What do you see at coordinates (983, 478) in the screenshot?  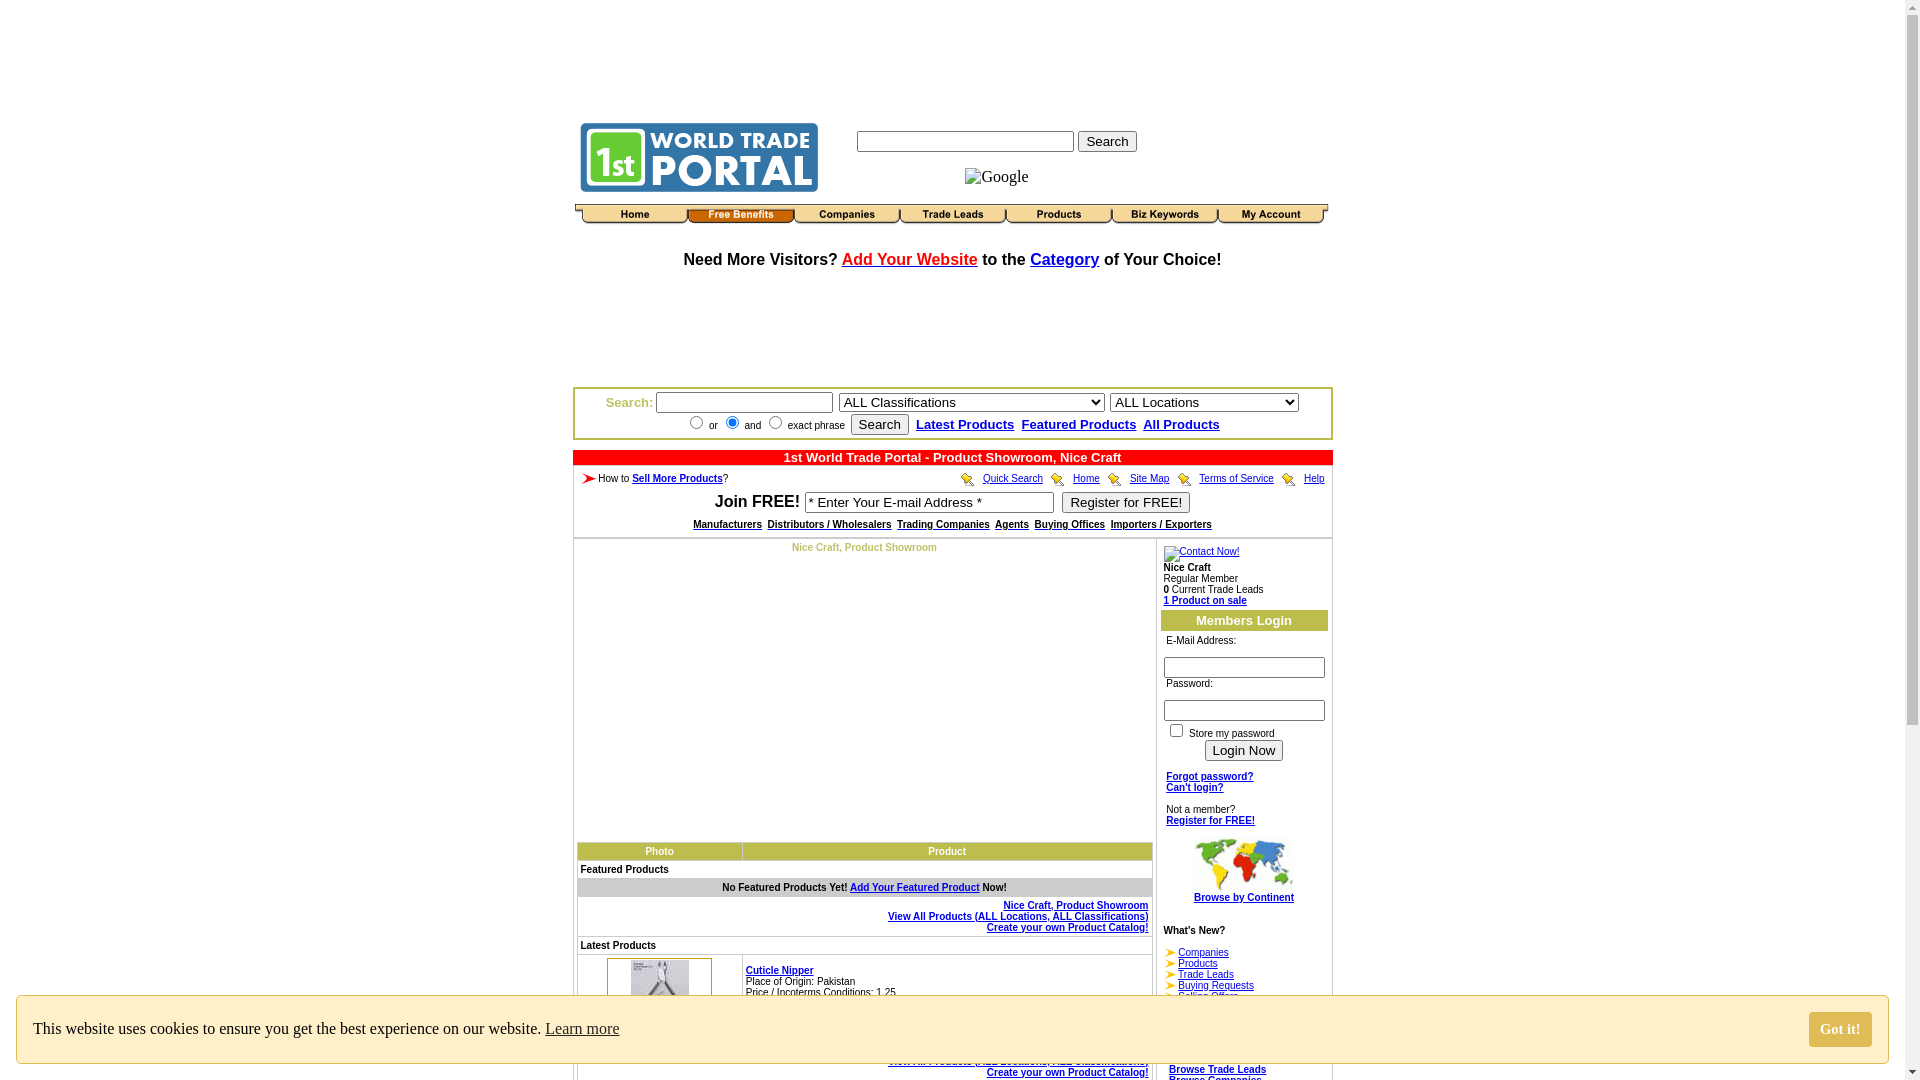 I see `'Quick Search'` at bounding box center [983, 478].